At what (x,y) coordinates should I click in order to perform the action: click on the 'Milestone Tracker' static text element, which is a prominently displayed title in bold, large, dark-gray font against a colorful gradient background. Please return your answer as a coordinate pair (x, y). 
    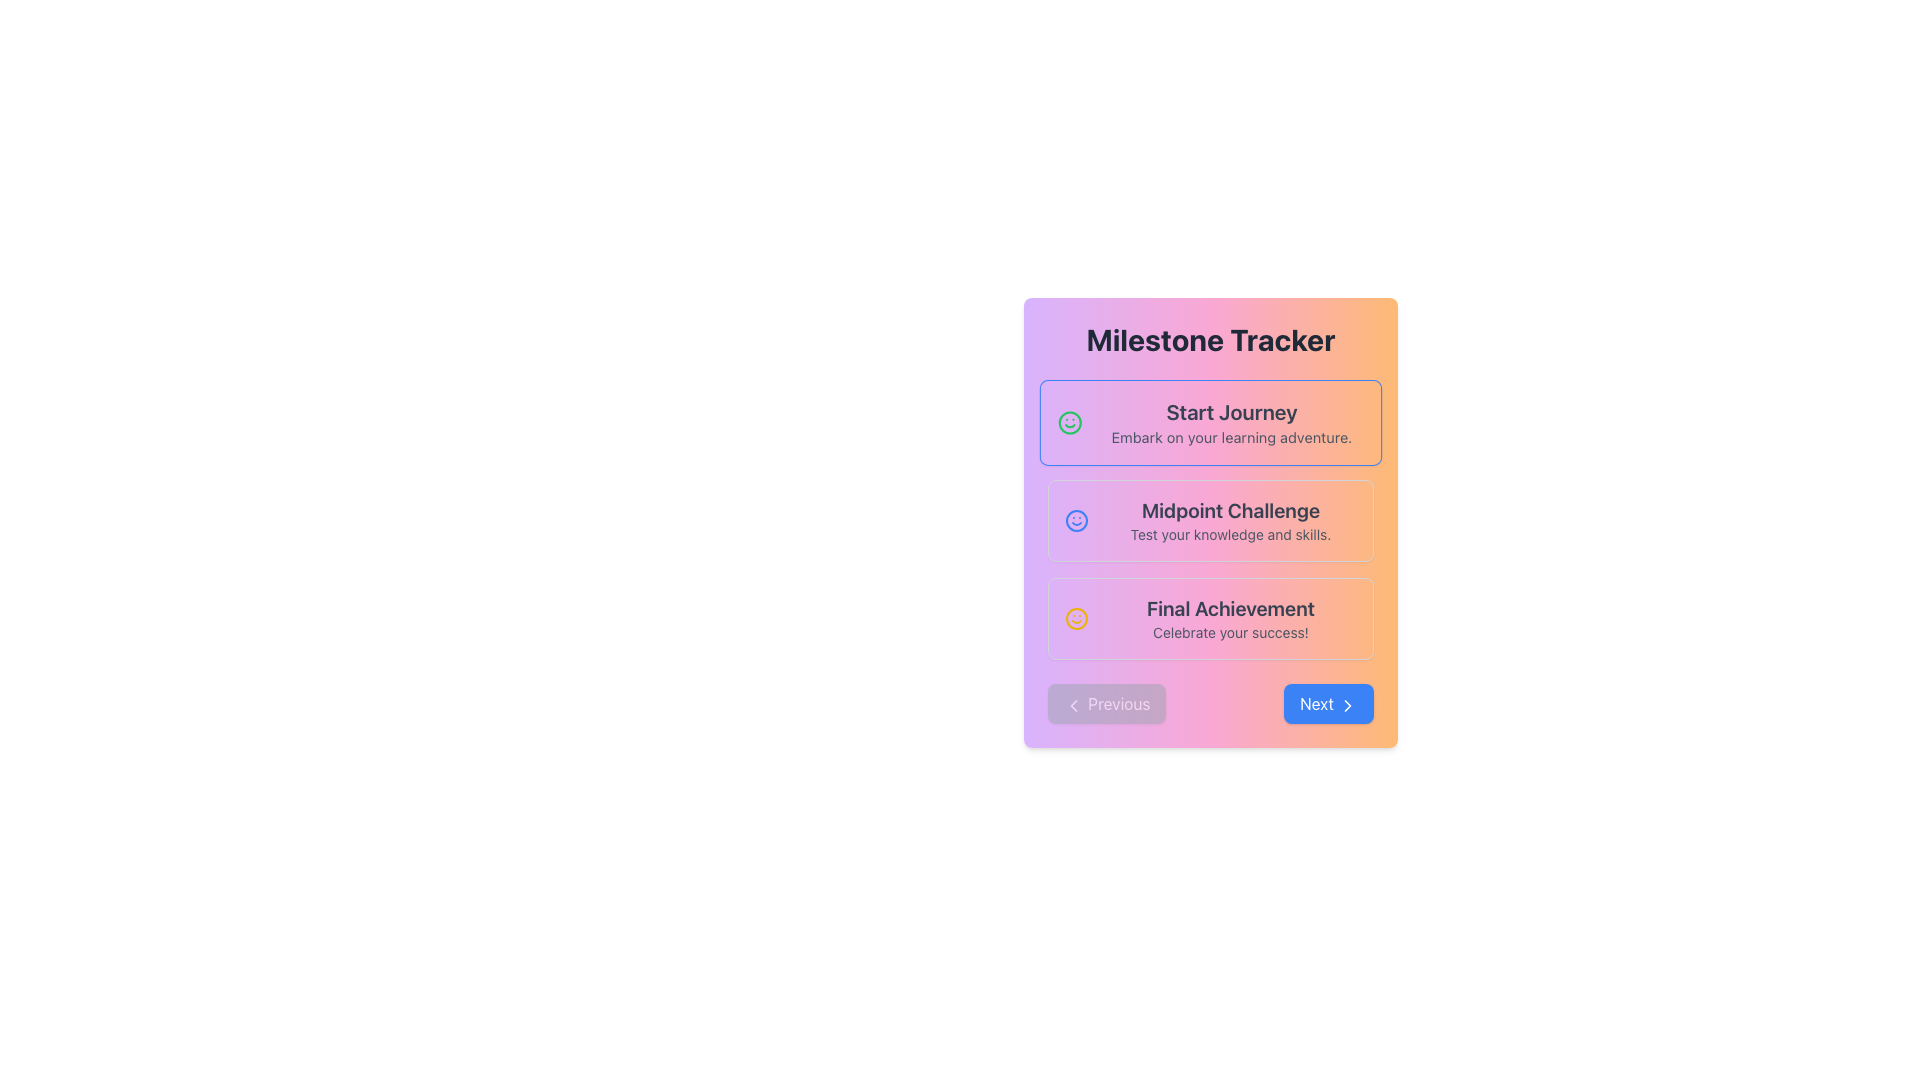
    Looking at the image, I should click on (1209, 338).